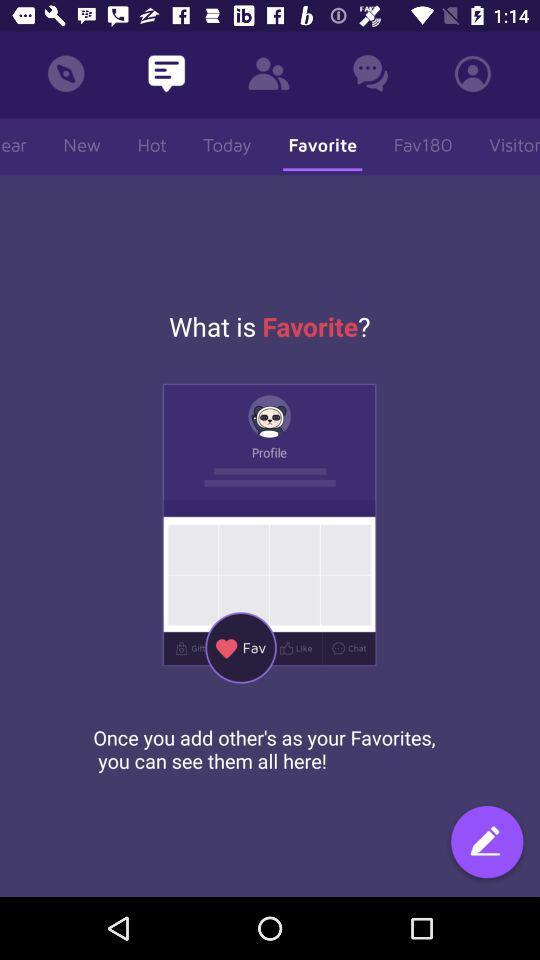  Describe the element at coordinates (486, 843) in the screenshot. I see `item below once you add item` at that location.